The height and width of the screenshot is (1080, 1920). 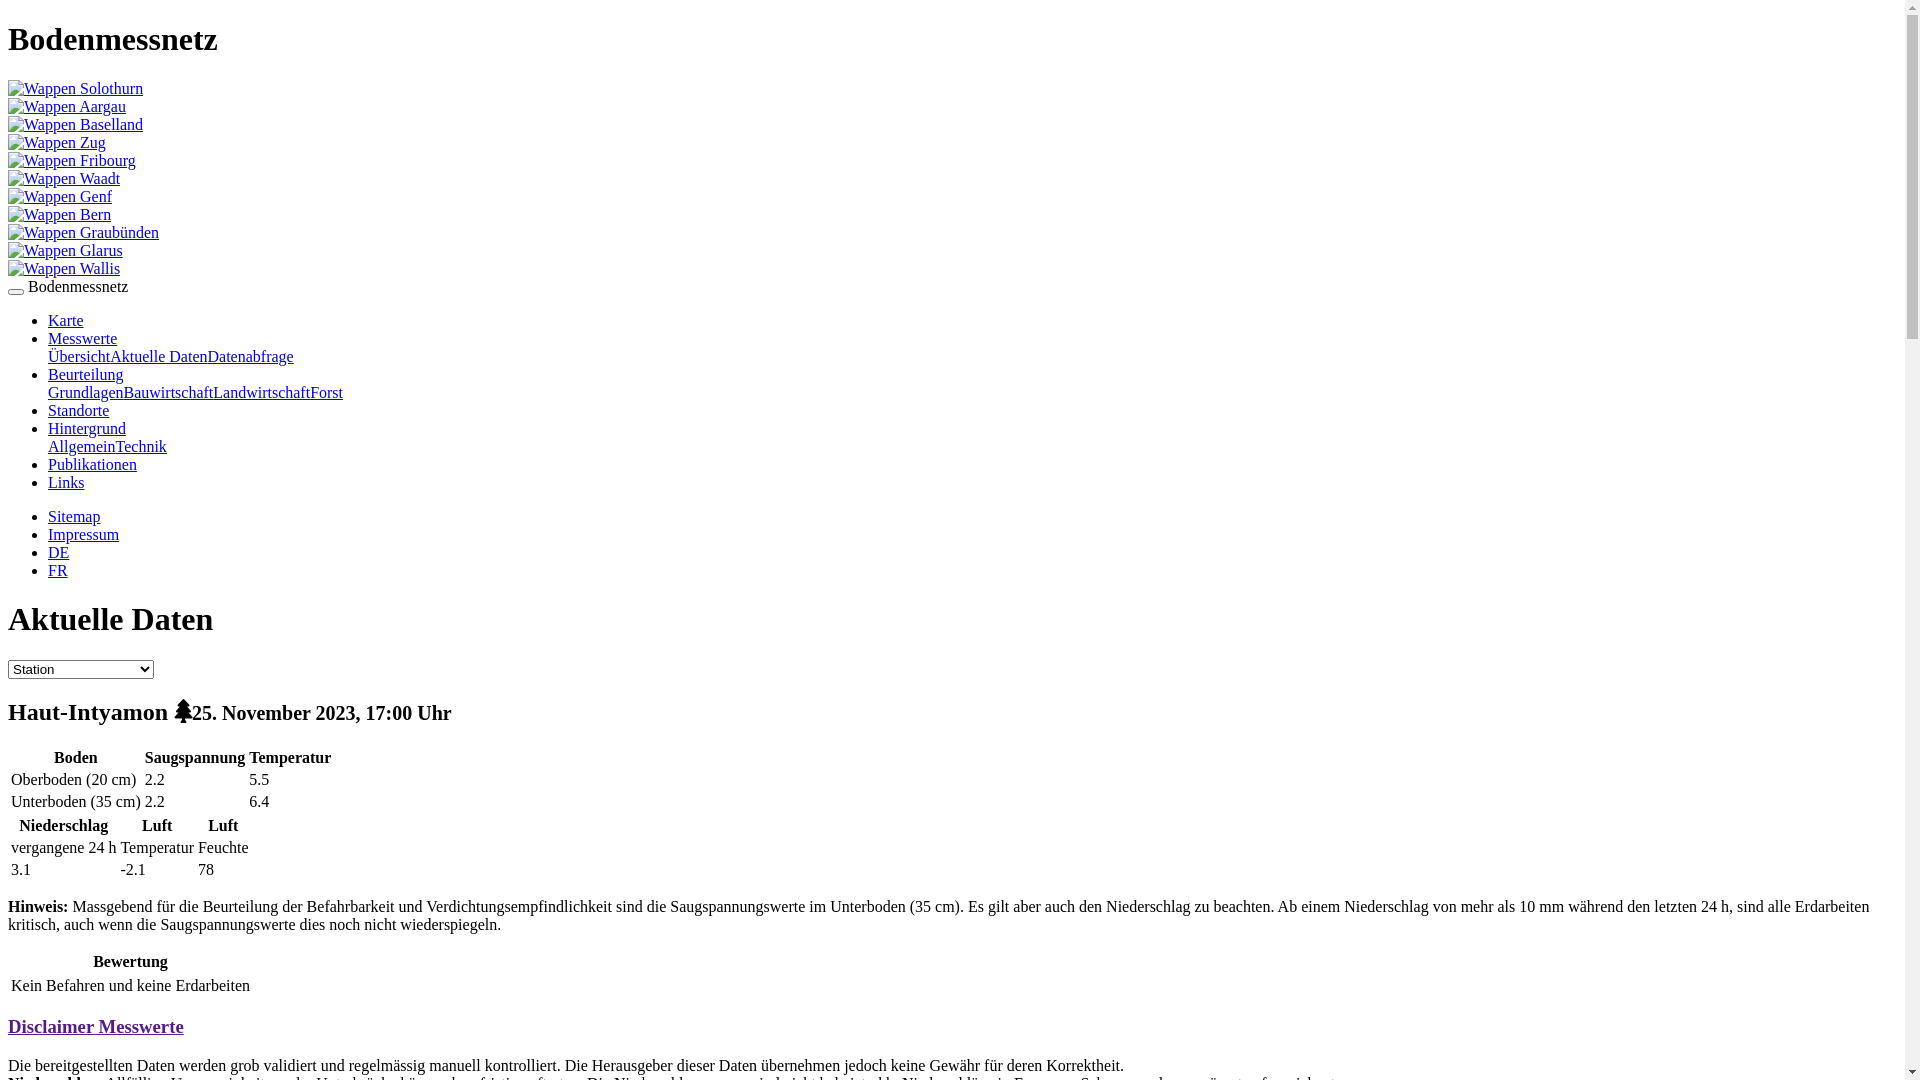 What do you see at coordinates (260, 392) in the screenshot?
I see `'Landwirtschaft'` at bounding box center [260, 392].